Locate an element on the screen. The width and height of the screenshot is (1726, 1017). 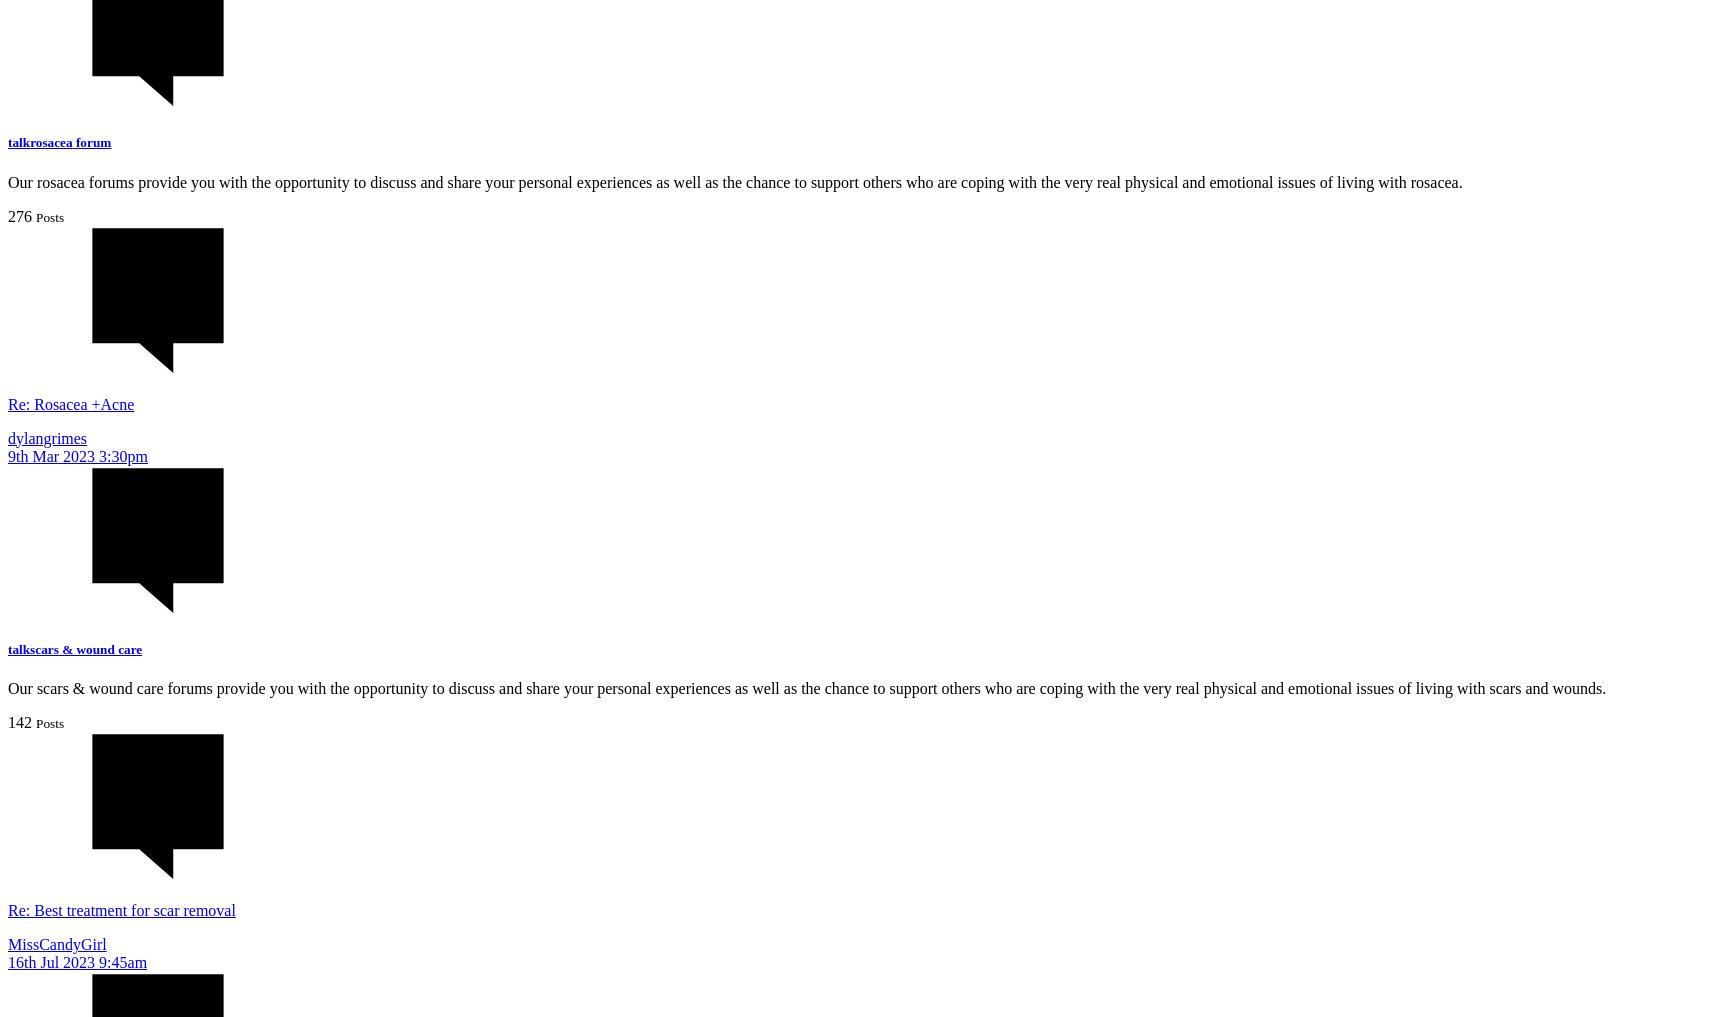
'142' is located at coordinates (20, 720).